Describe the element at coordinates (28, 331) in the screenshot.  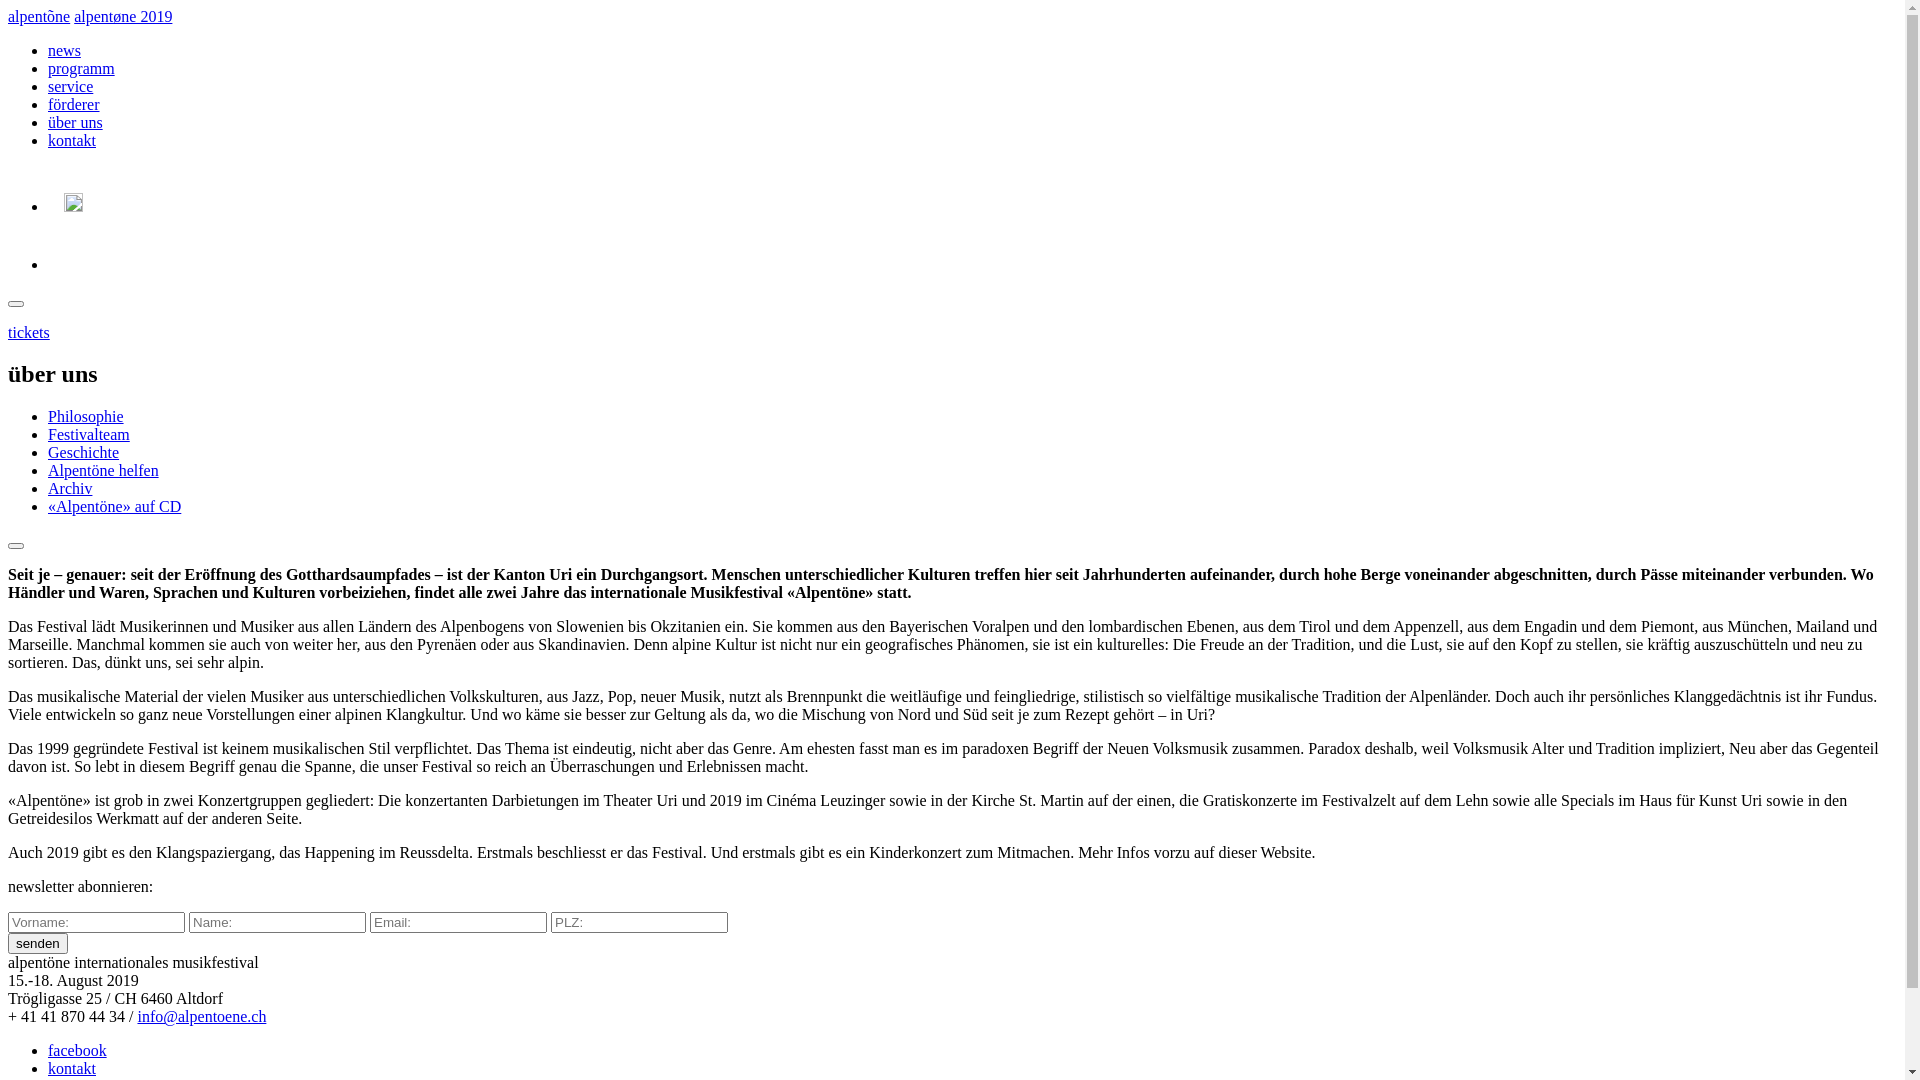
I see `'tickets'` at that location.